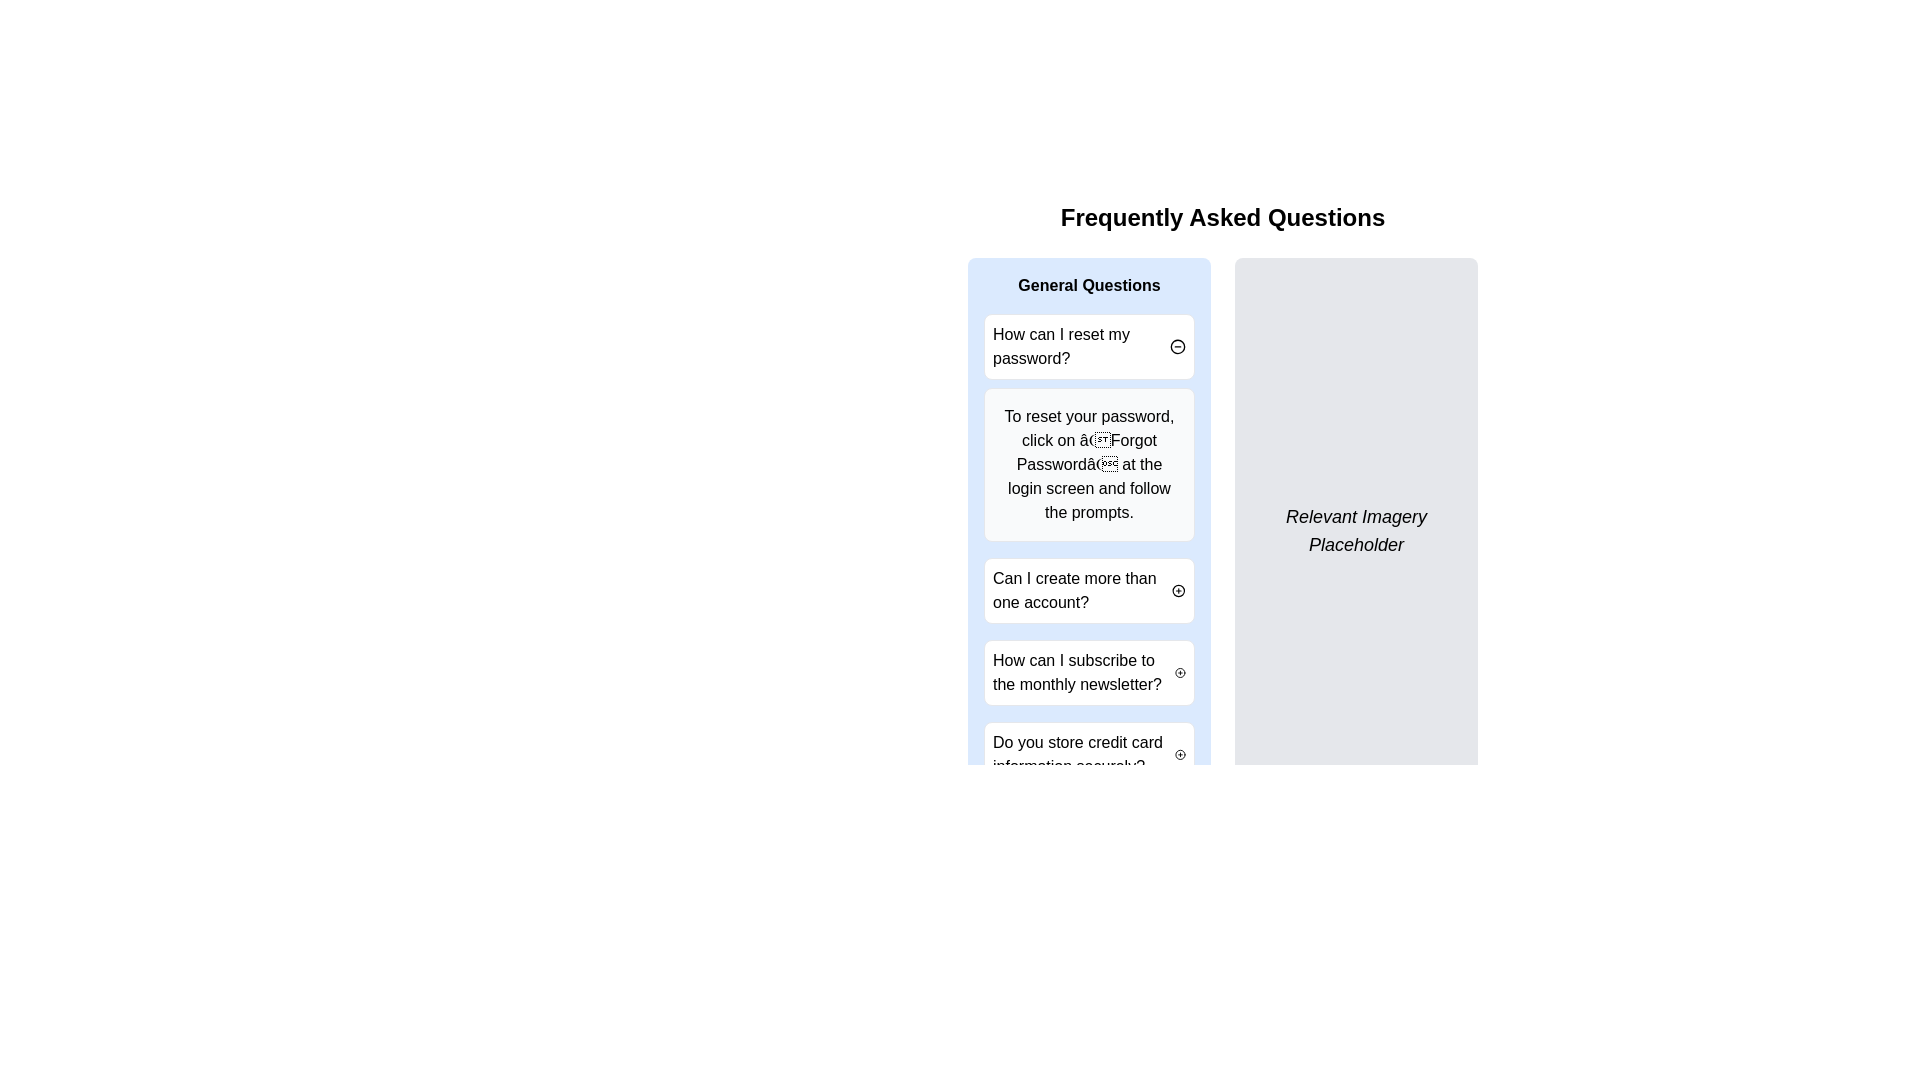 The height and width of the screenshot is (1080, 1920). Describe the element at coordinates (1083, 672) in the screenshot. I see `the FAQ item about subscribing to a newsletter, which is the fourth item in the list under 'General Questions'` at that location.